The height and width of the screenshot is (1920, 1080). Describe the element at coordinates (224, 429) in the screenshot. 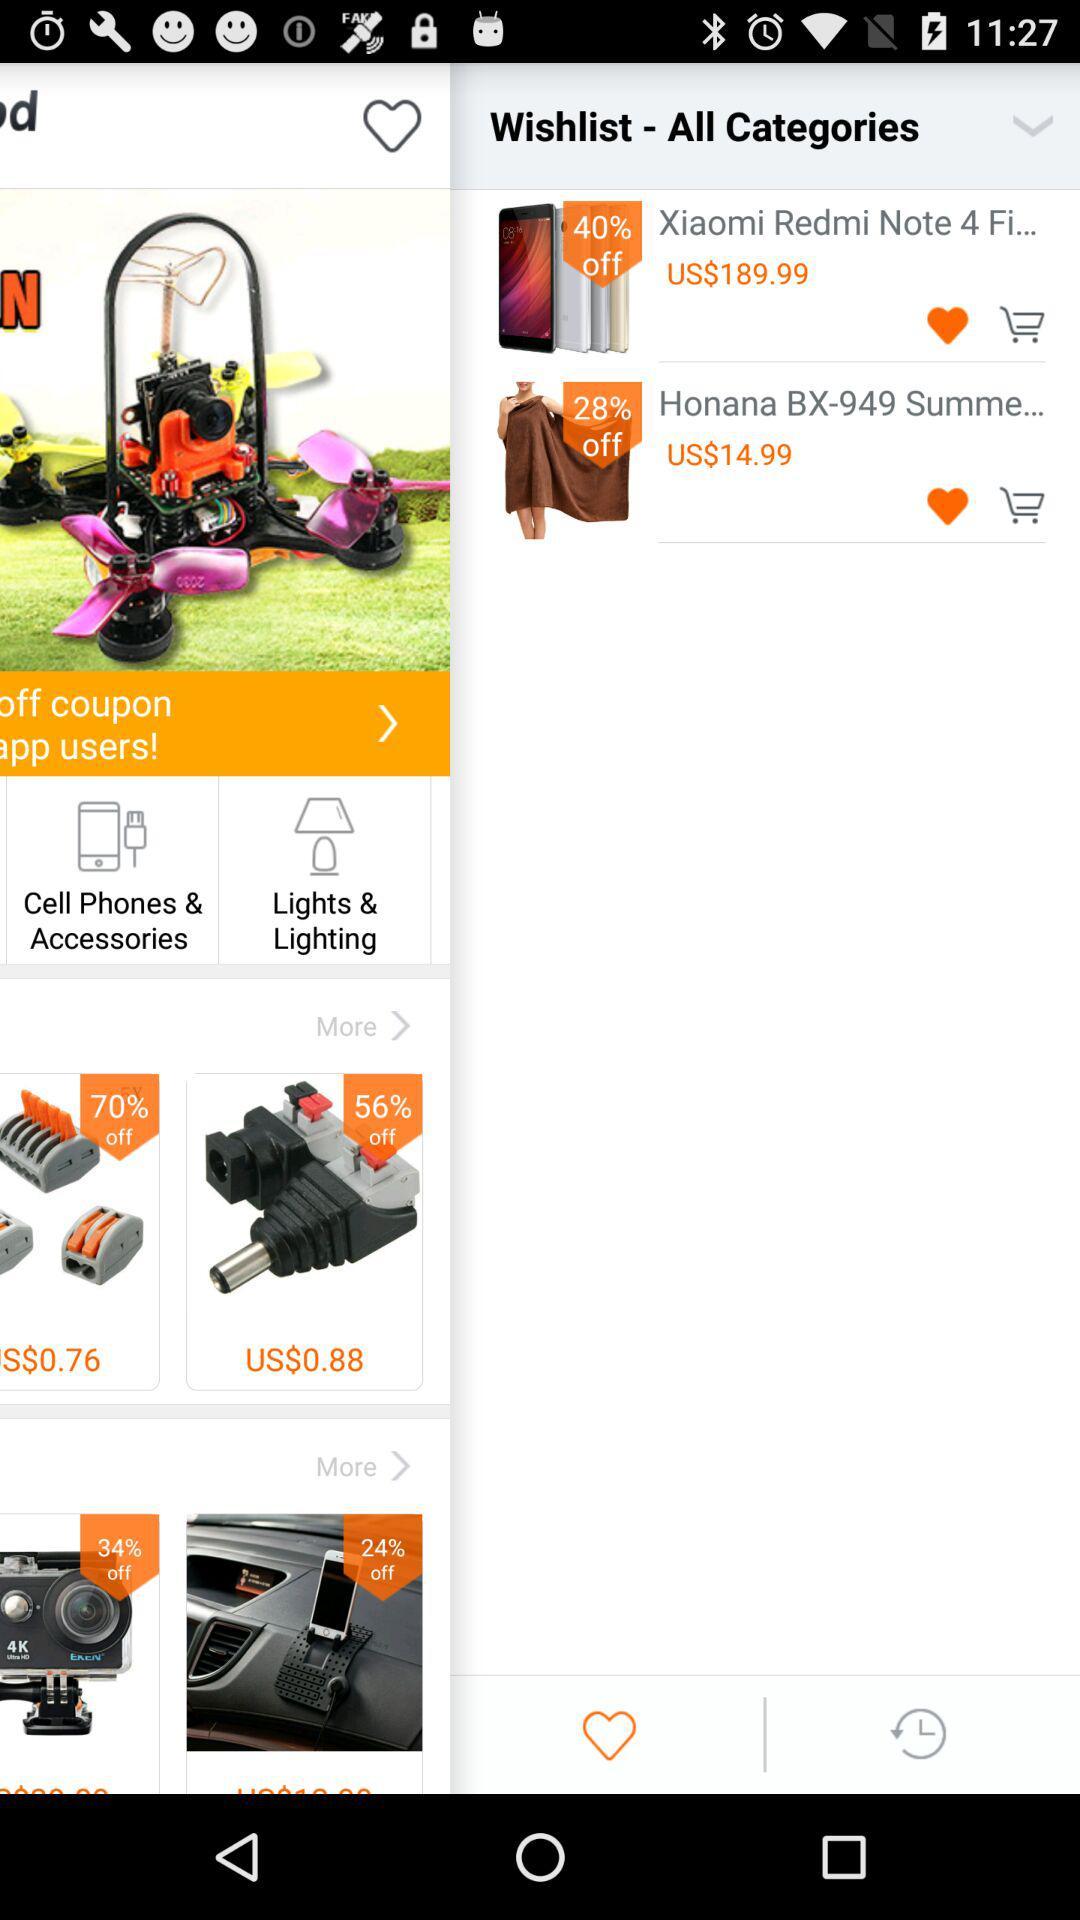

I see `this item` at that location.